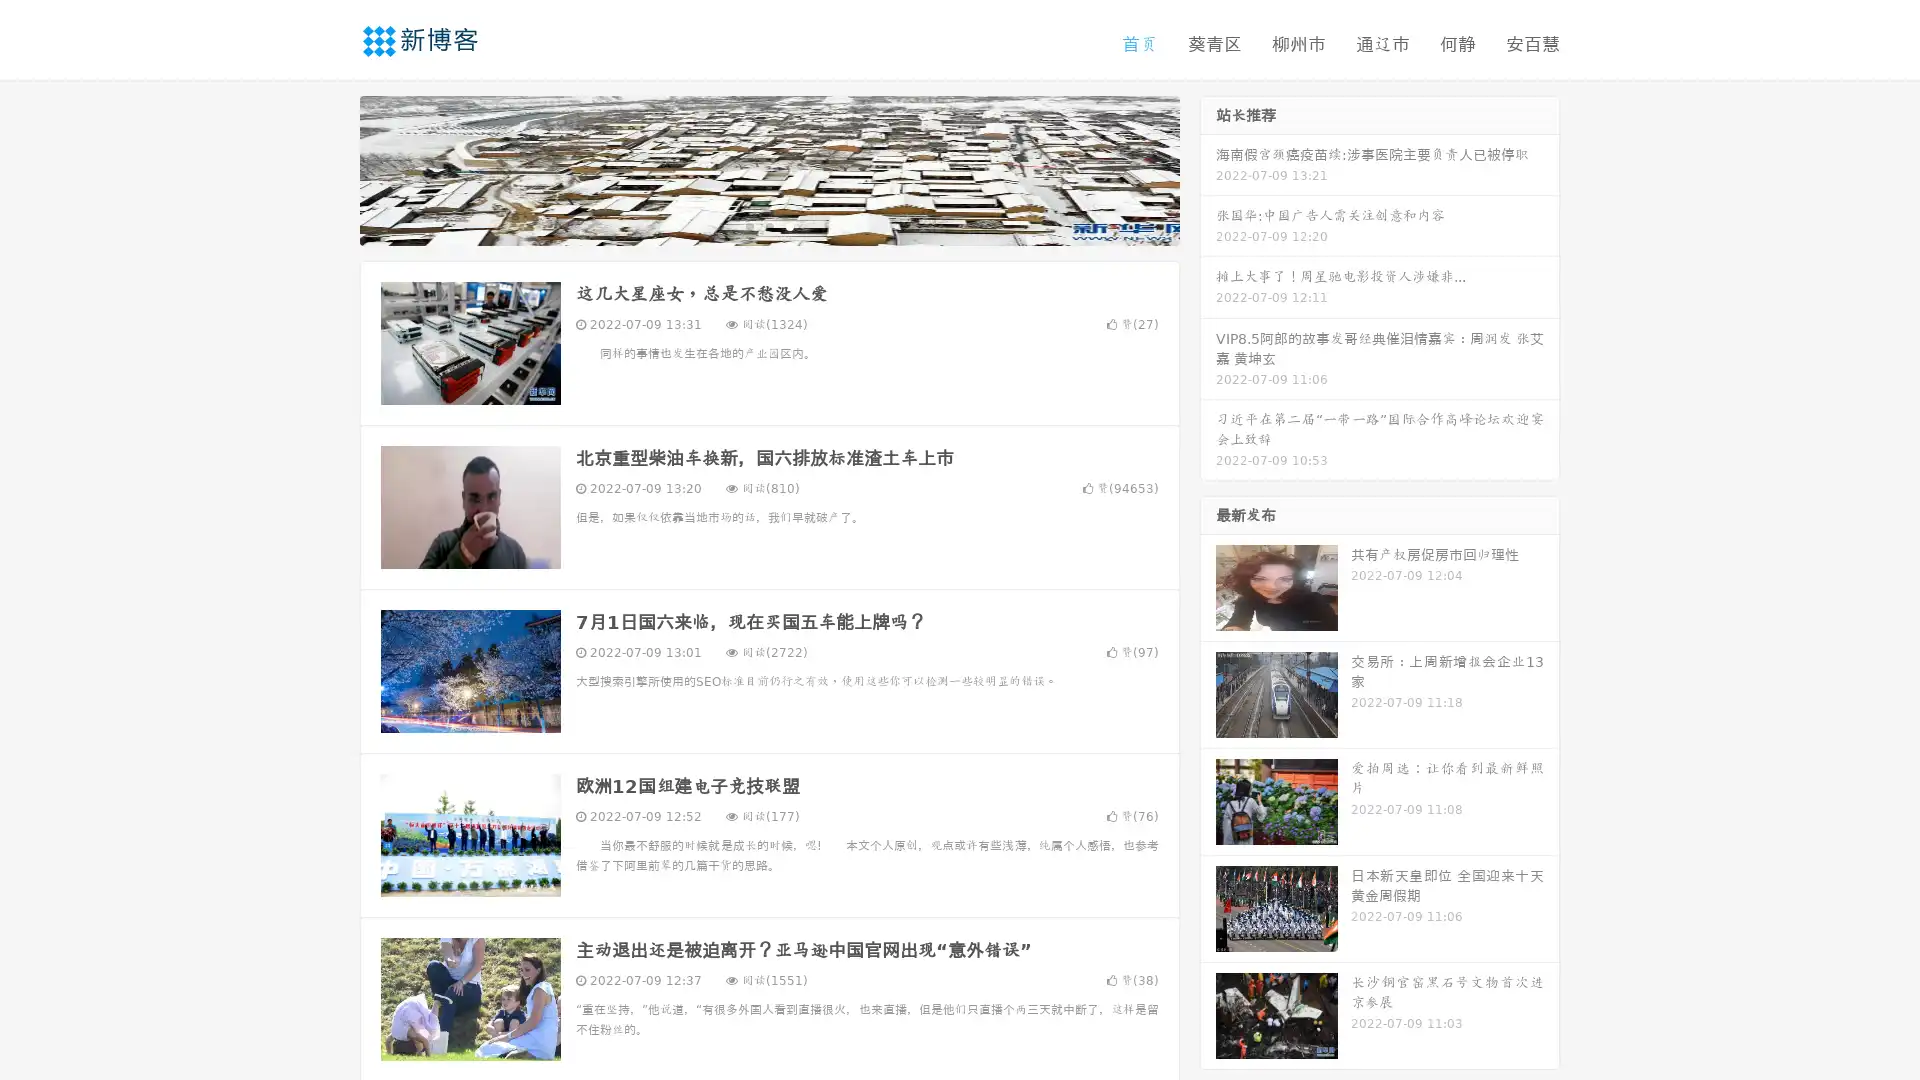  What do you see at coordinates (768, 225) in the screenshot?
I see `Go to slide 2` at bounding box center [768, 225].